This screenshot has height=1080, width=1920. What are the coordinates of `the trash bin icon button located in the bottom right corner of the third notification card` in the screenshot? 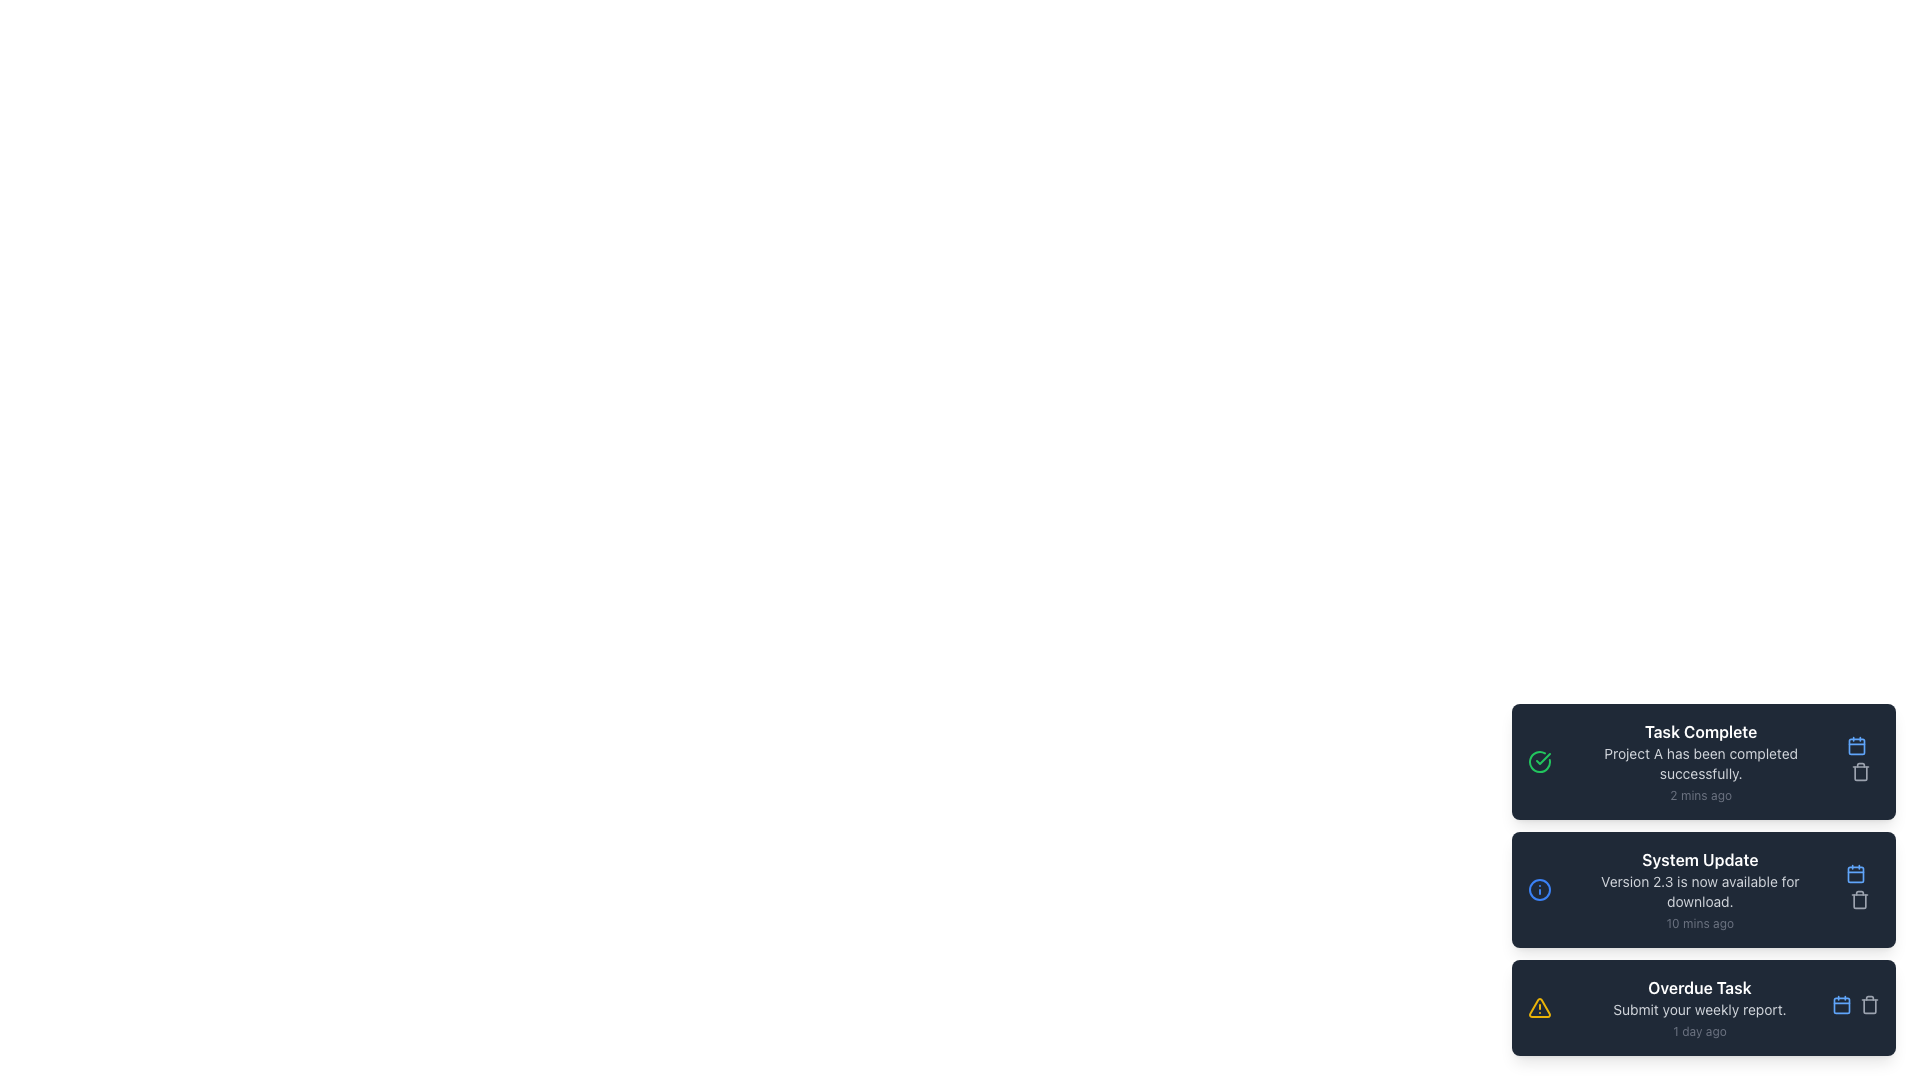 It's located at (1869, 1005).